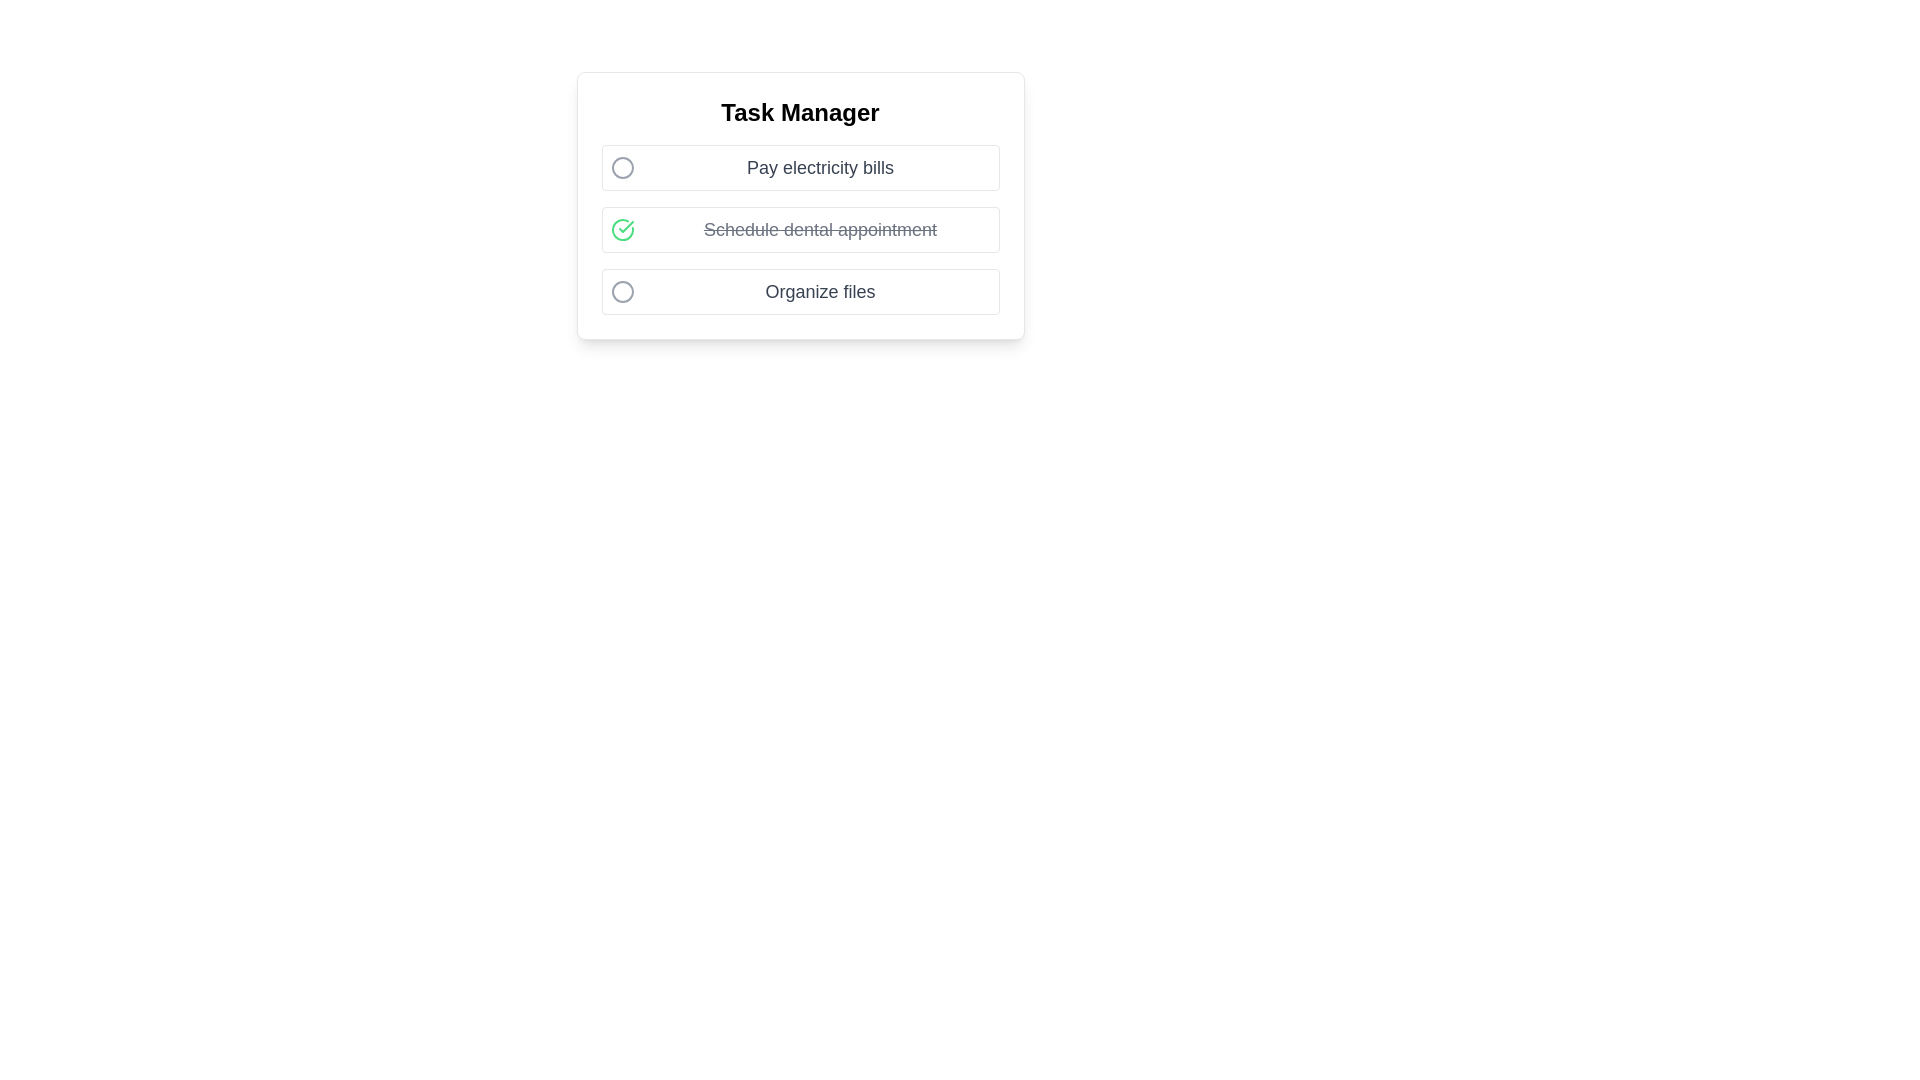 Image resolution: width=1920 pixels, height=1080 pixels. I want to click on the text label displaying 'Schedule dental appointment' with a strikethrough effect, indicating a completed task in the Task Manager, so click(820, 229).